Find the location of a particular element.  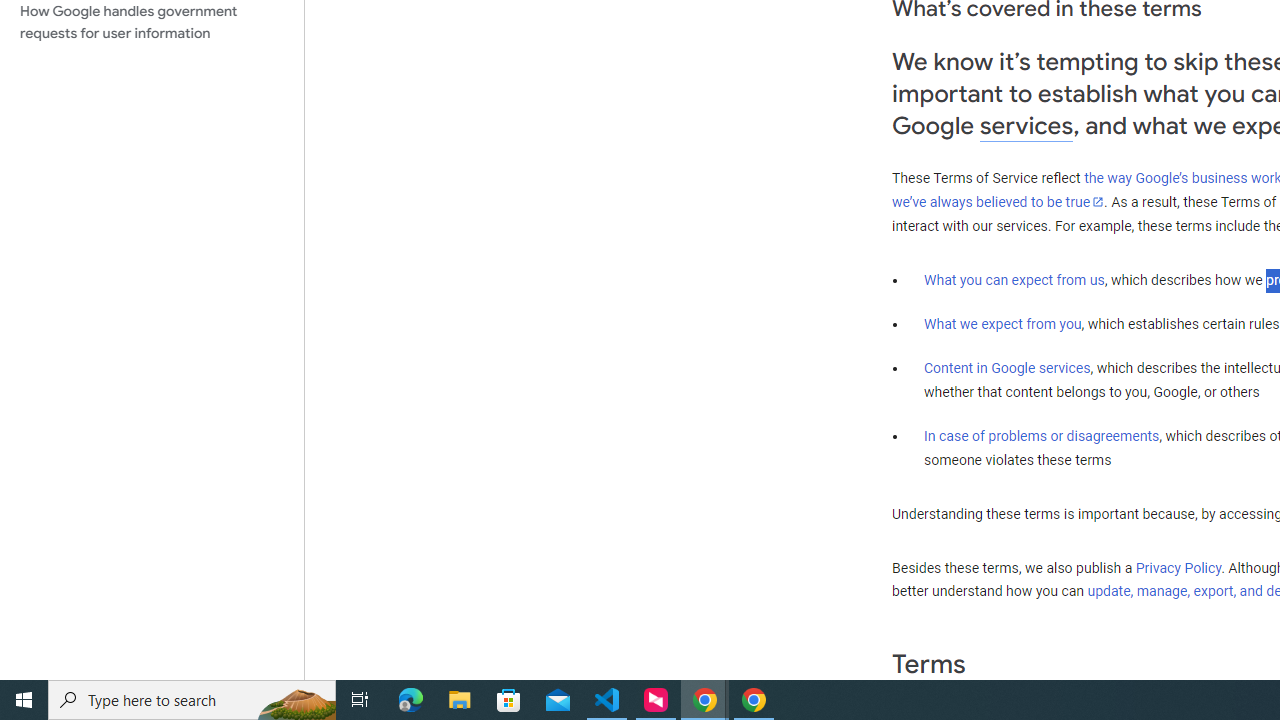

'What you can expect from us' is located at coordinates (1014, 279).